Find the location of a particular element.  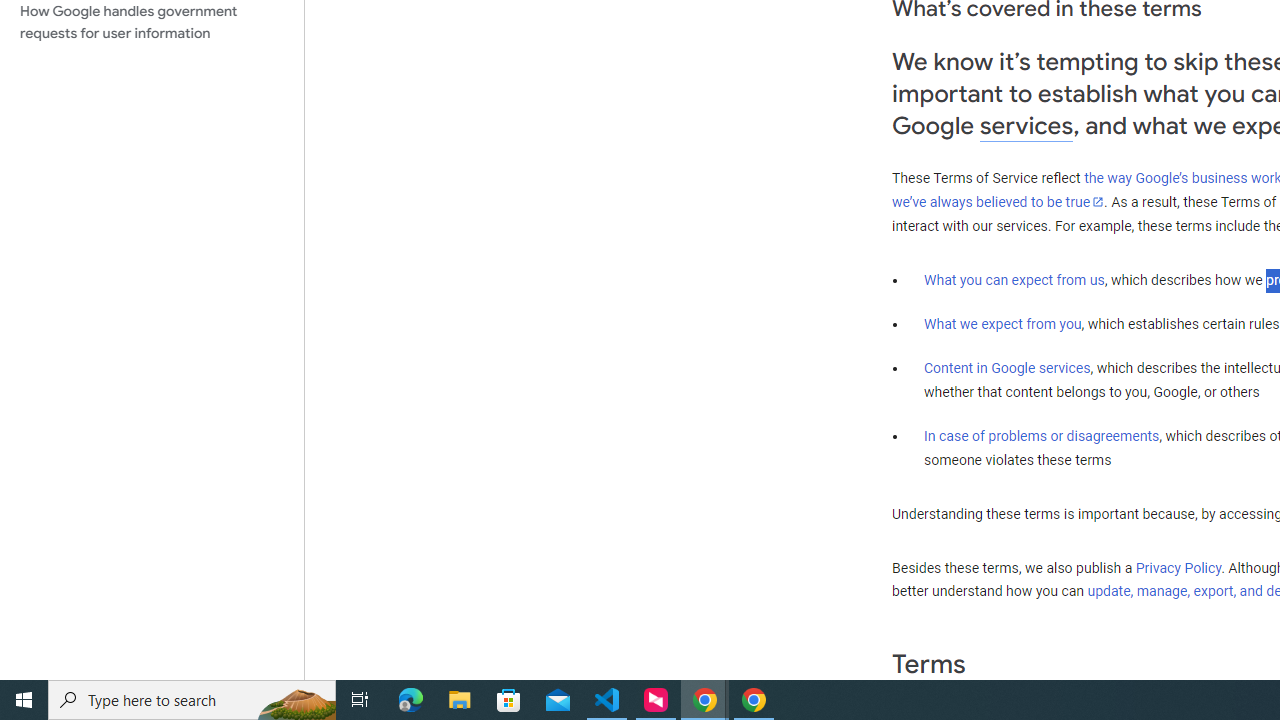

'What you can expect from us' is located at coordinates (1014, 279).